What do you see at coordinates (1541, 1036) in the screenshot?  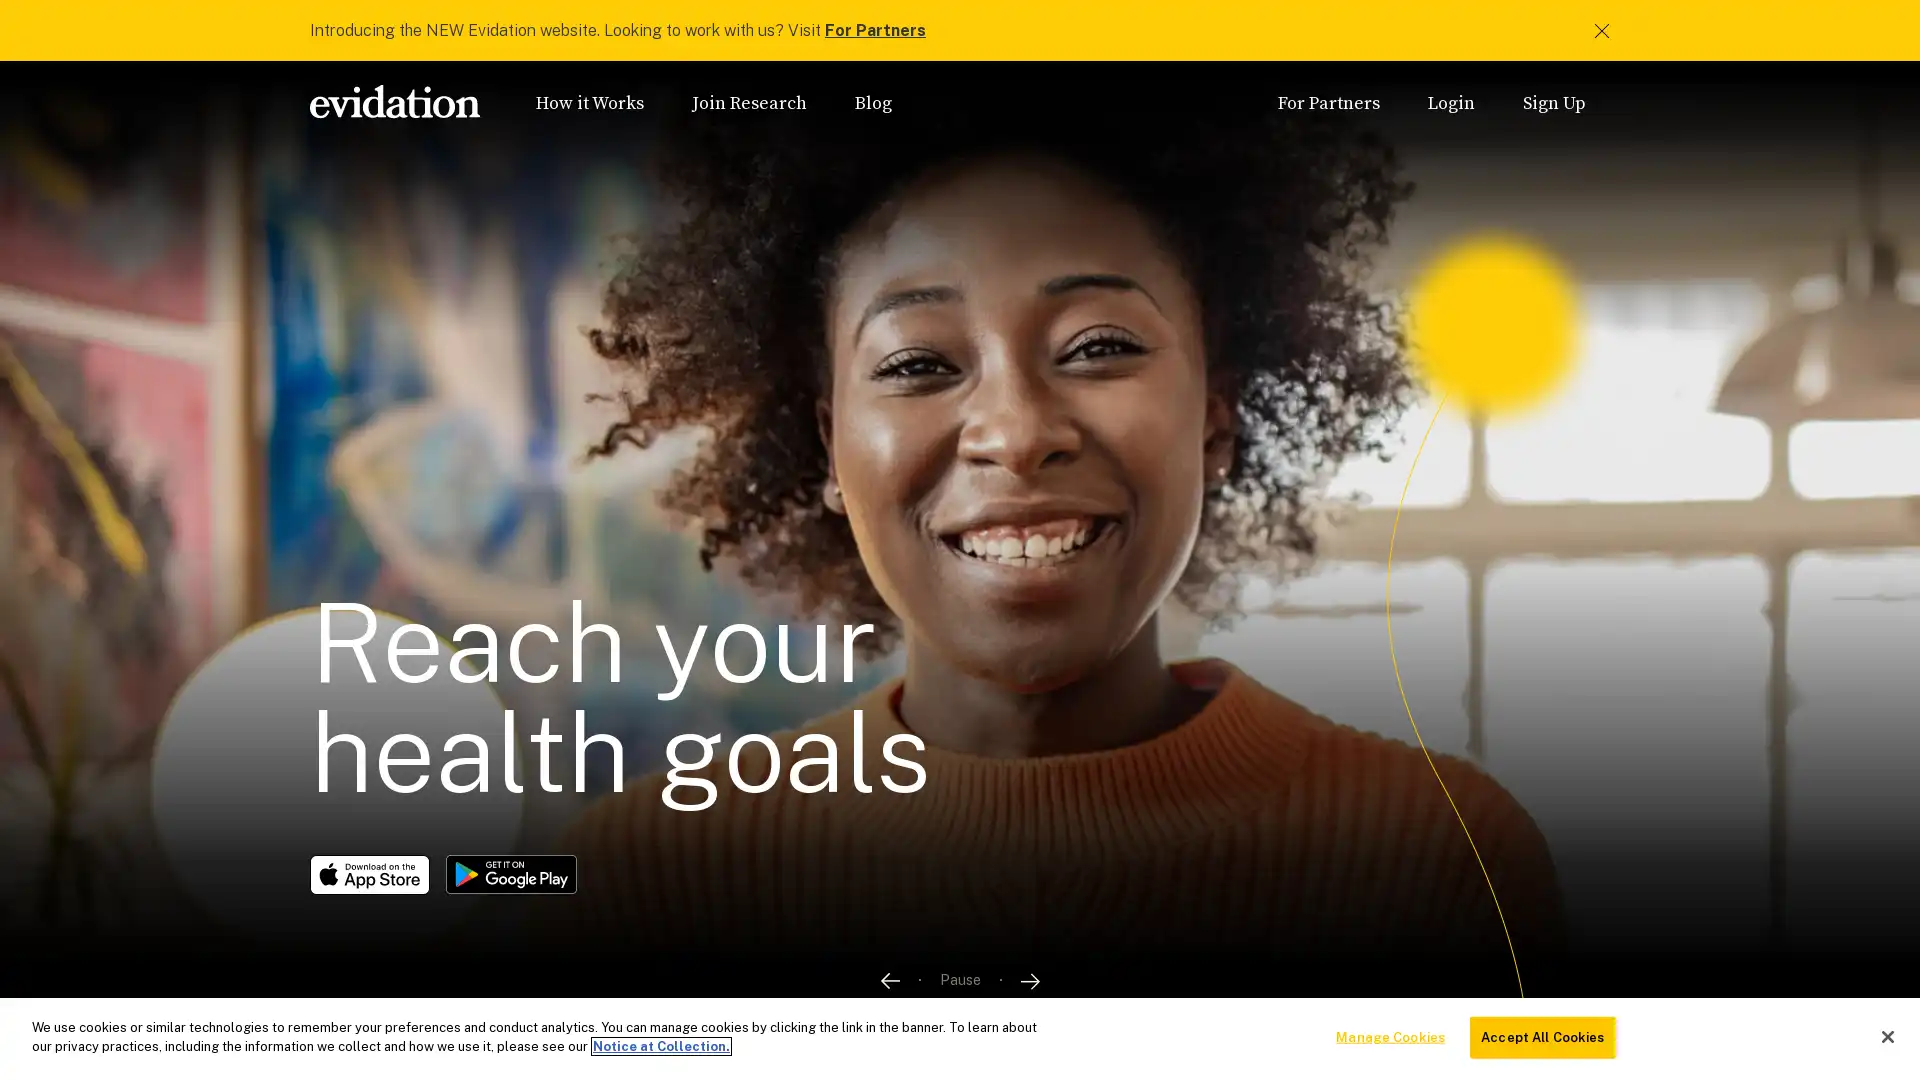 I see `Accept All Cookies` at bounding box center [1541, 1036].